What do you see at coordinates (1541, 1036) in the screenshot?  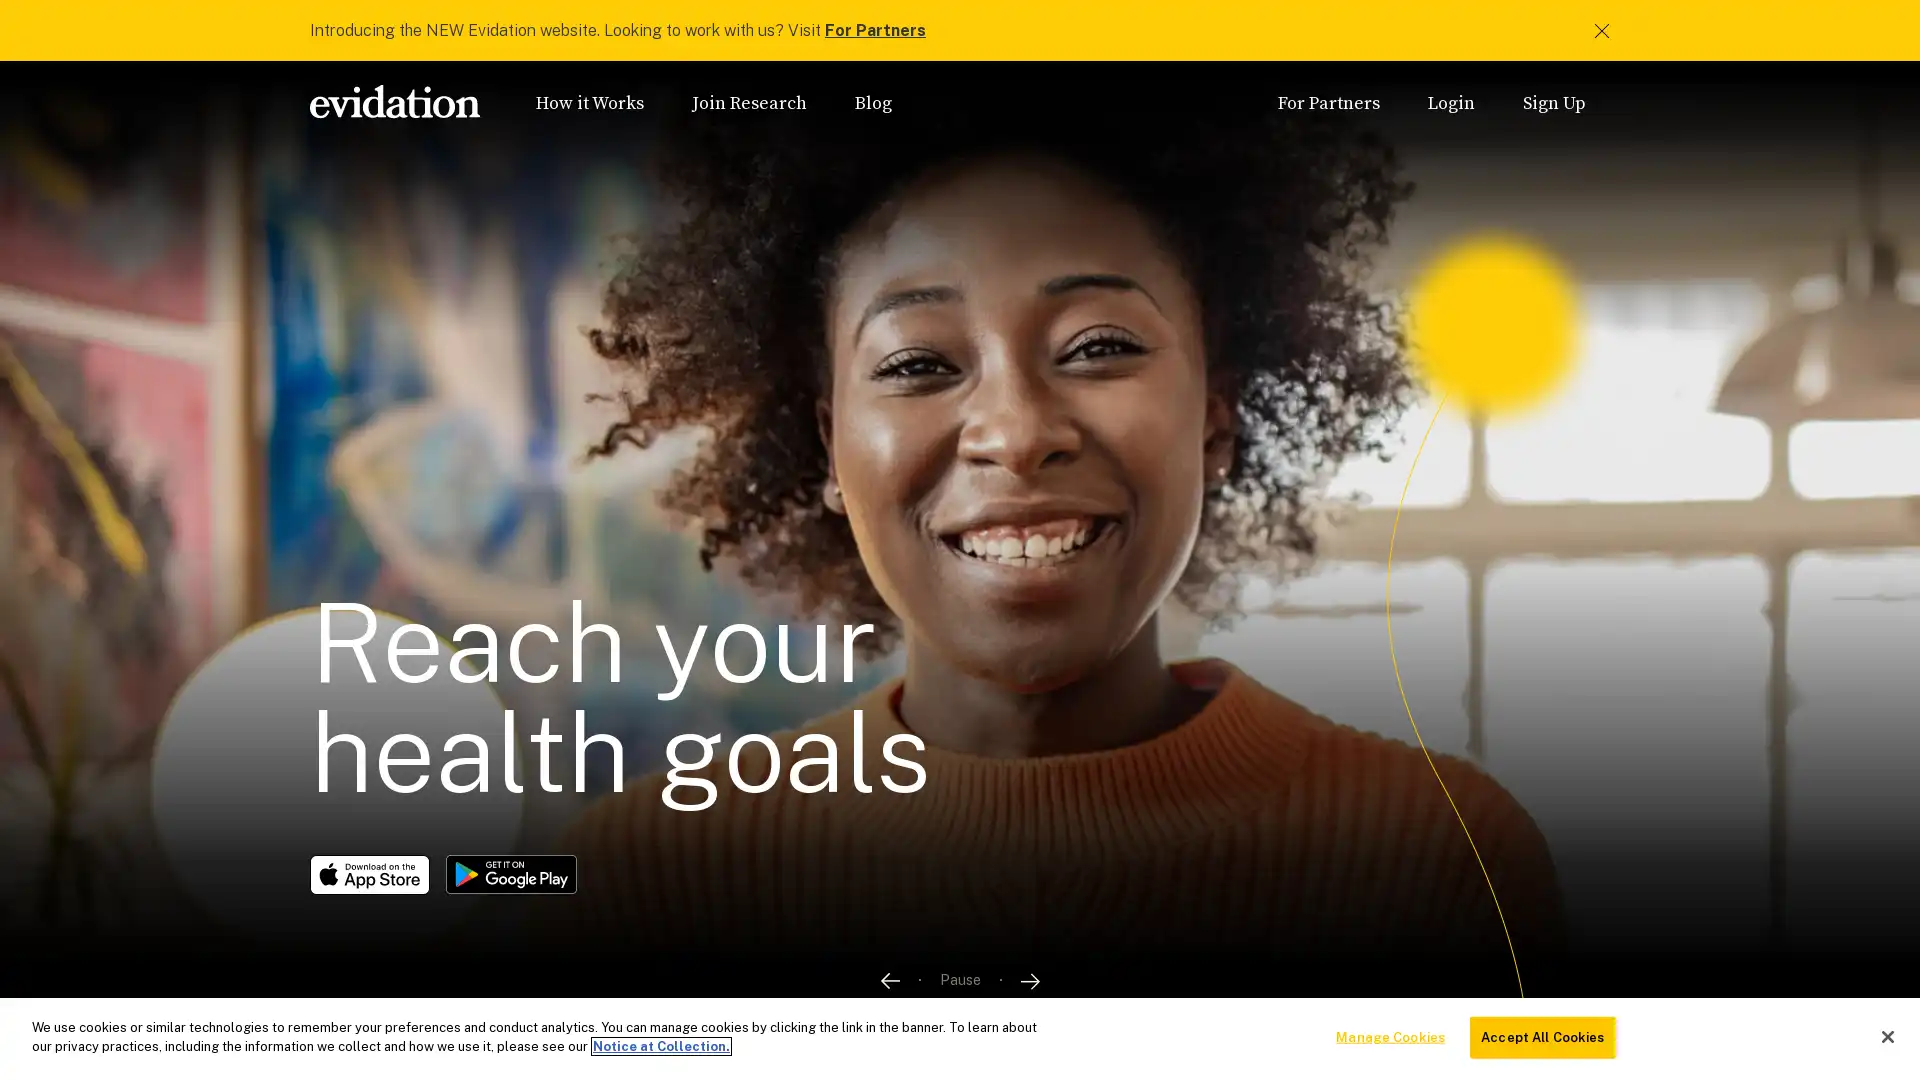 I see `Accept All Cookies` at bounding box center [1541, 1036].